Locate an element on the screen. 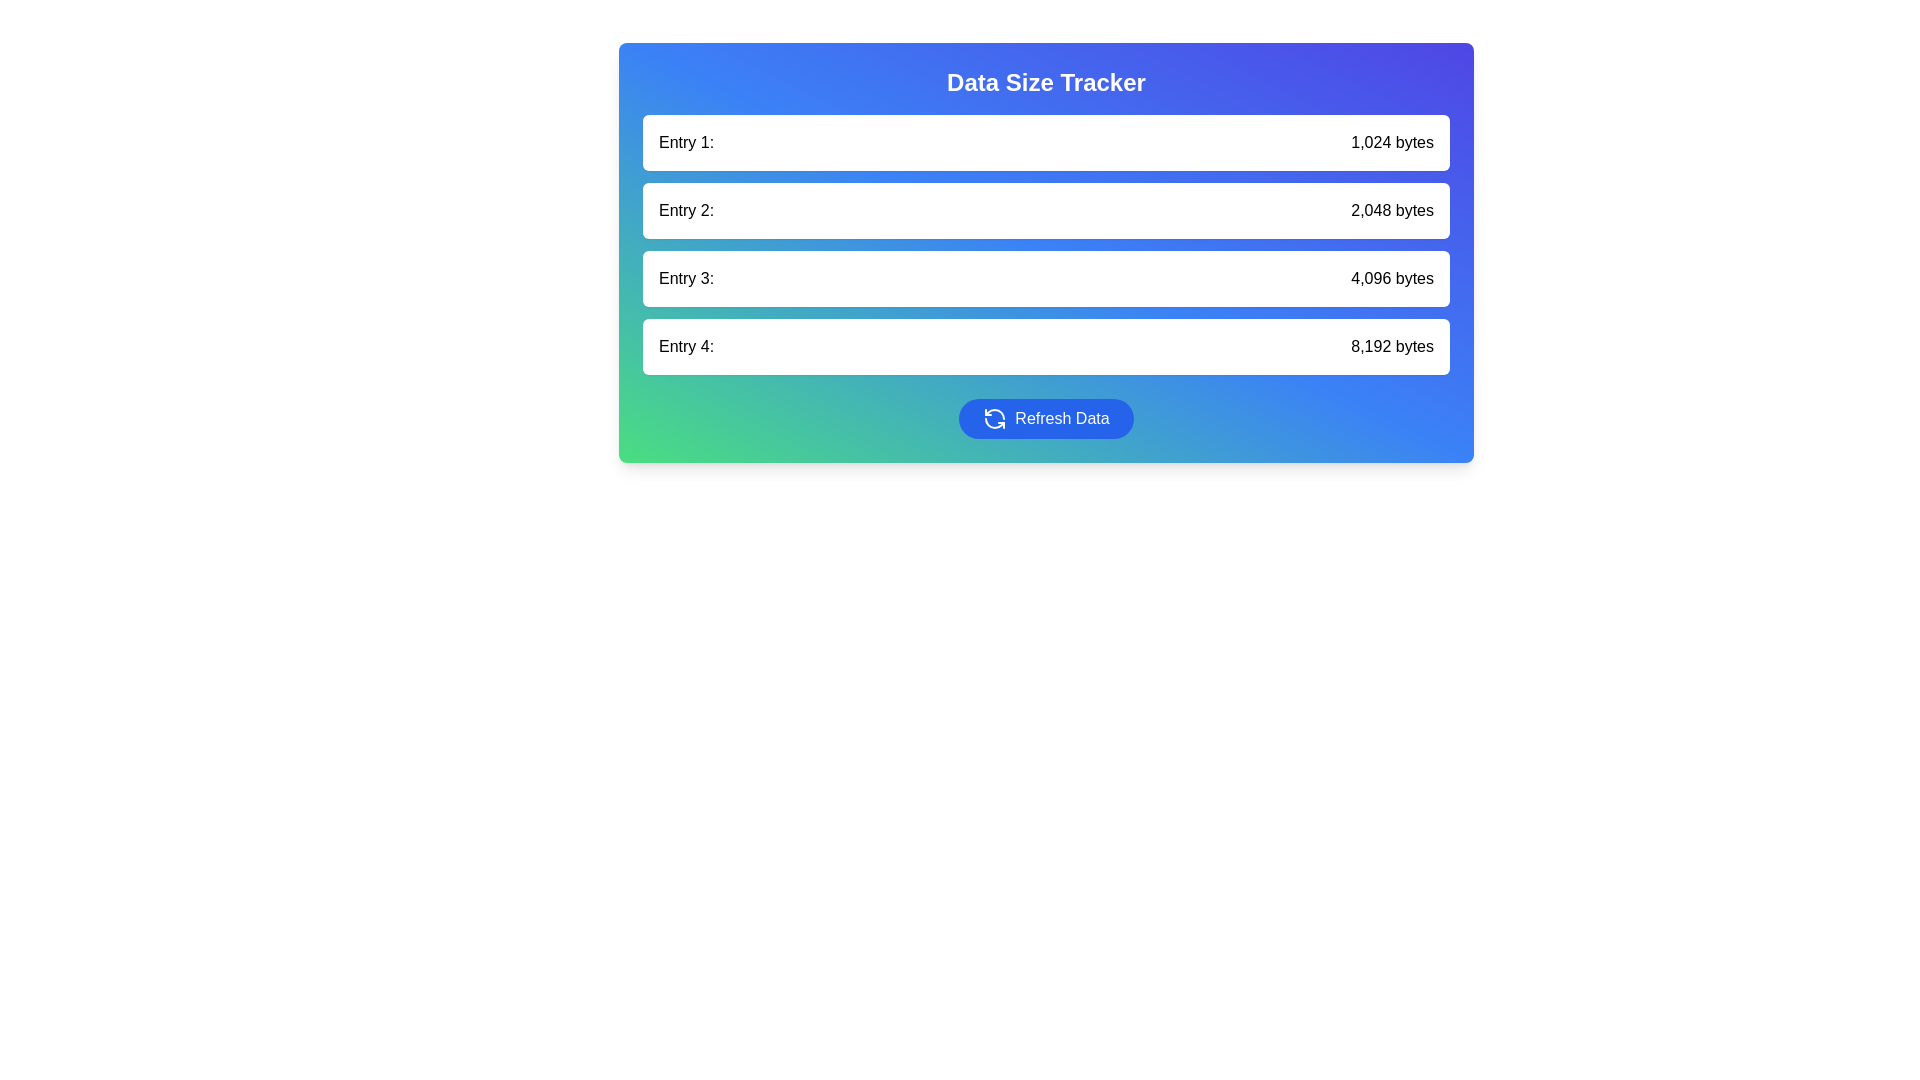  the refresh button located at the bottom of the 'Data Size Tracker' interface is located at coordinates (1045, 418).